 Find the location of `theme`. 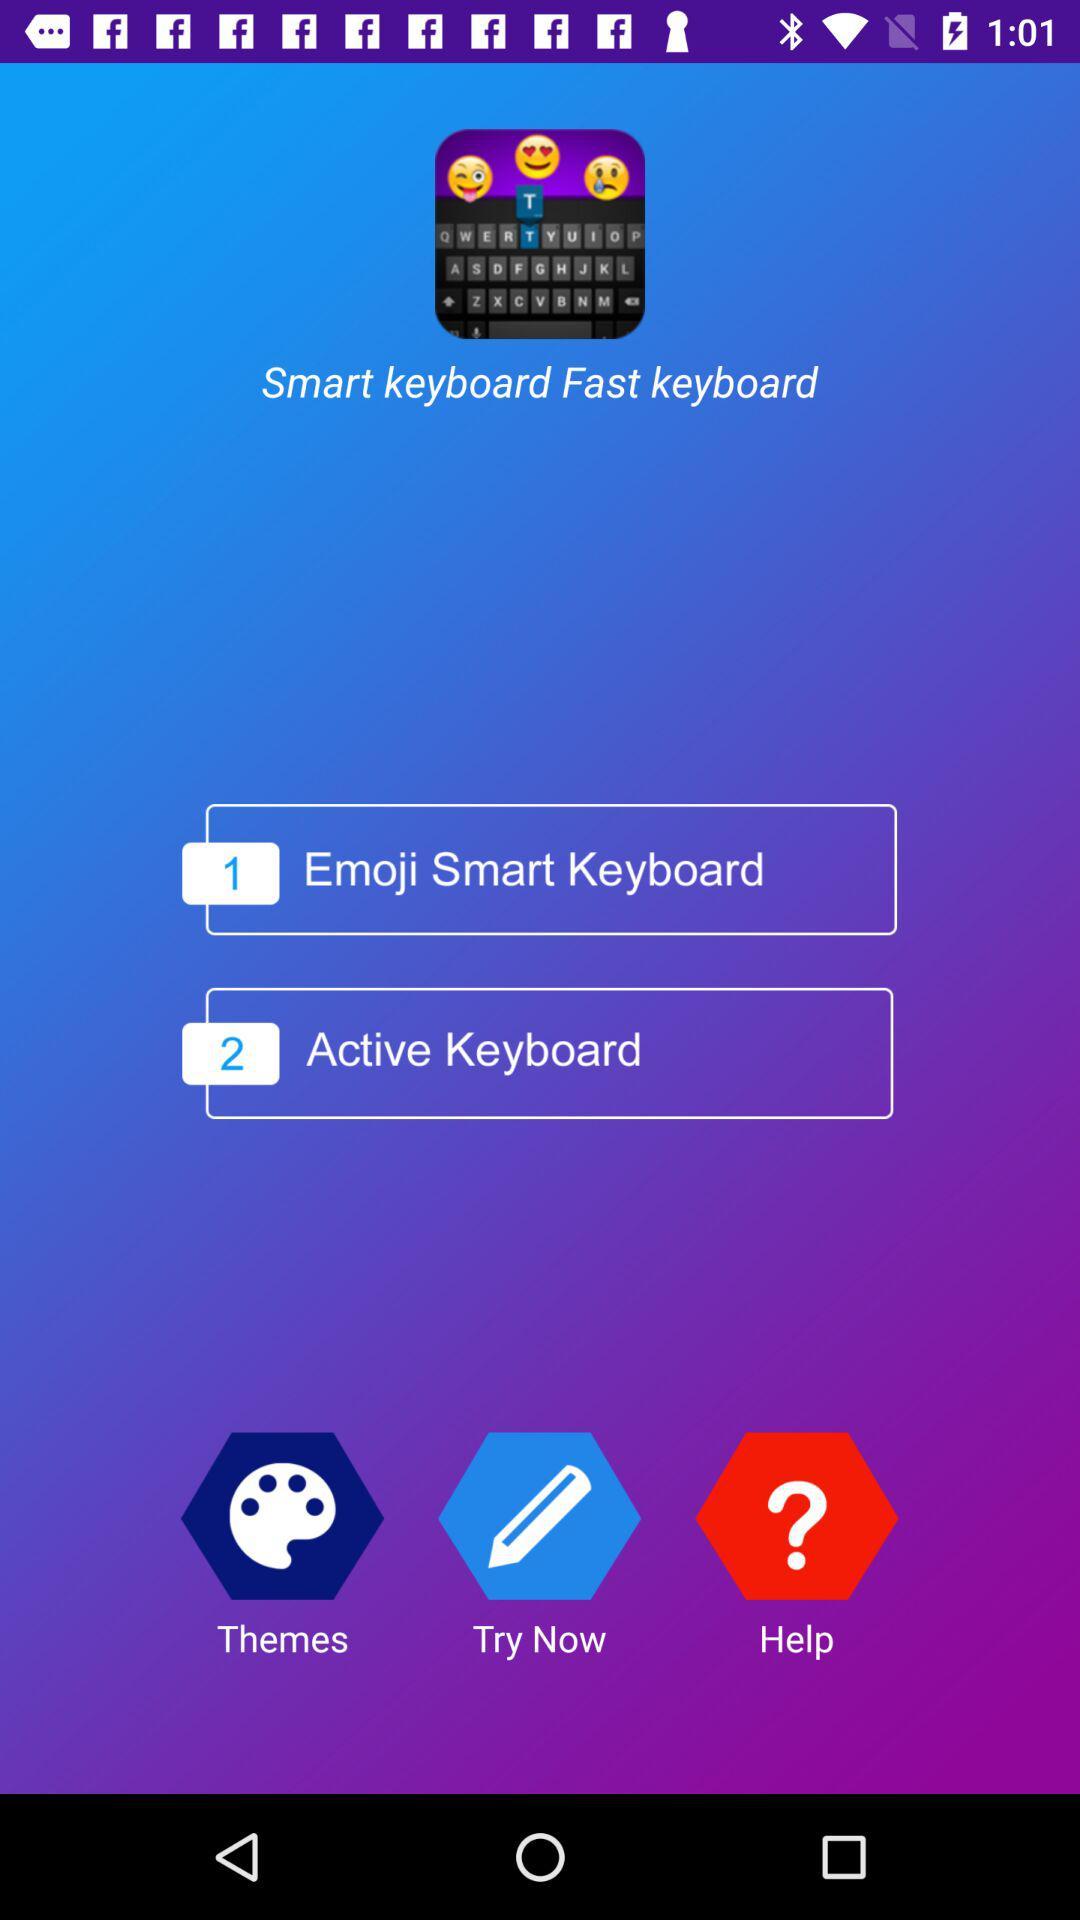

theme is located at coordinates (282, 1516).